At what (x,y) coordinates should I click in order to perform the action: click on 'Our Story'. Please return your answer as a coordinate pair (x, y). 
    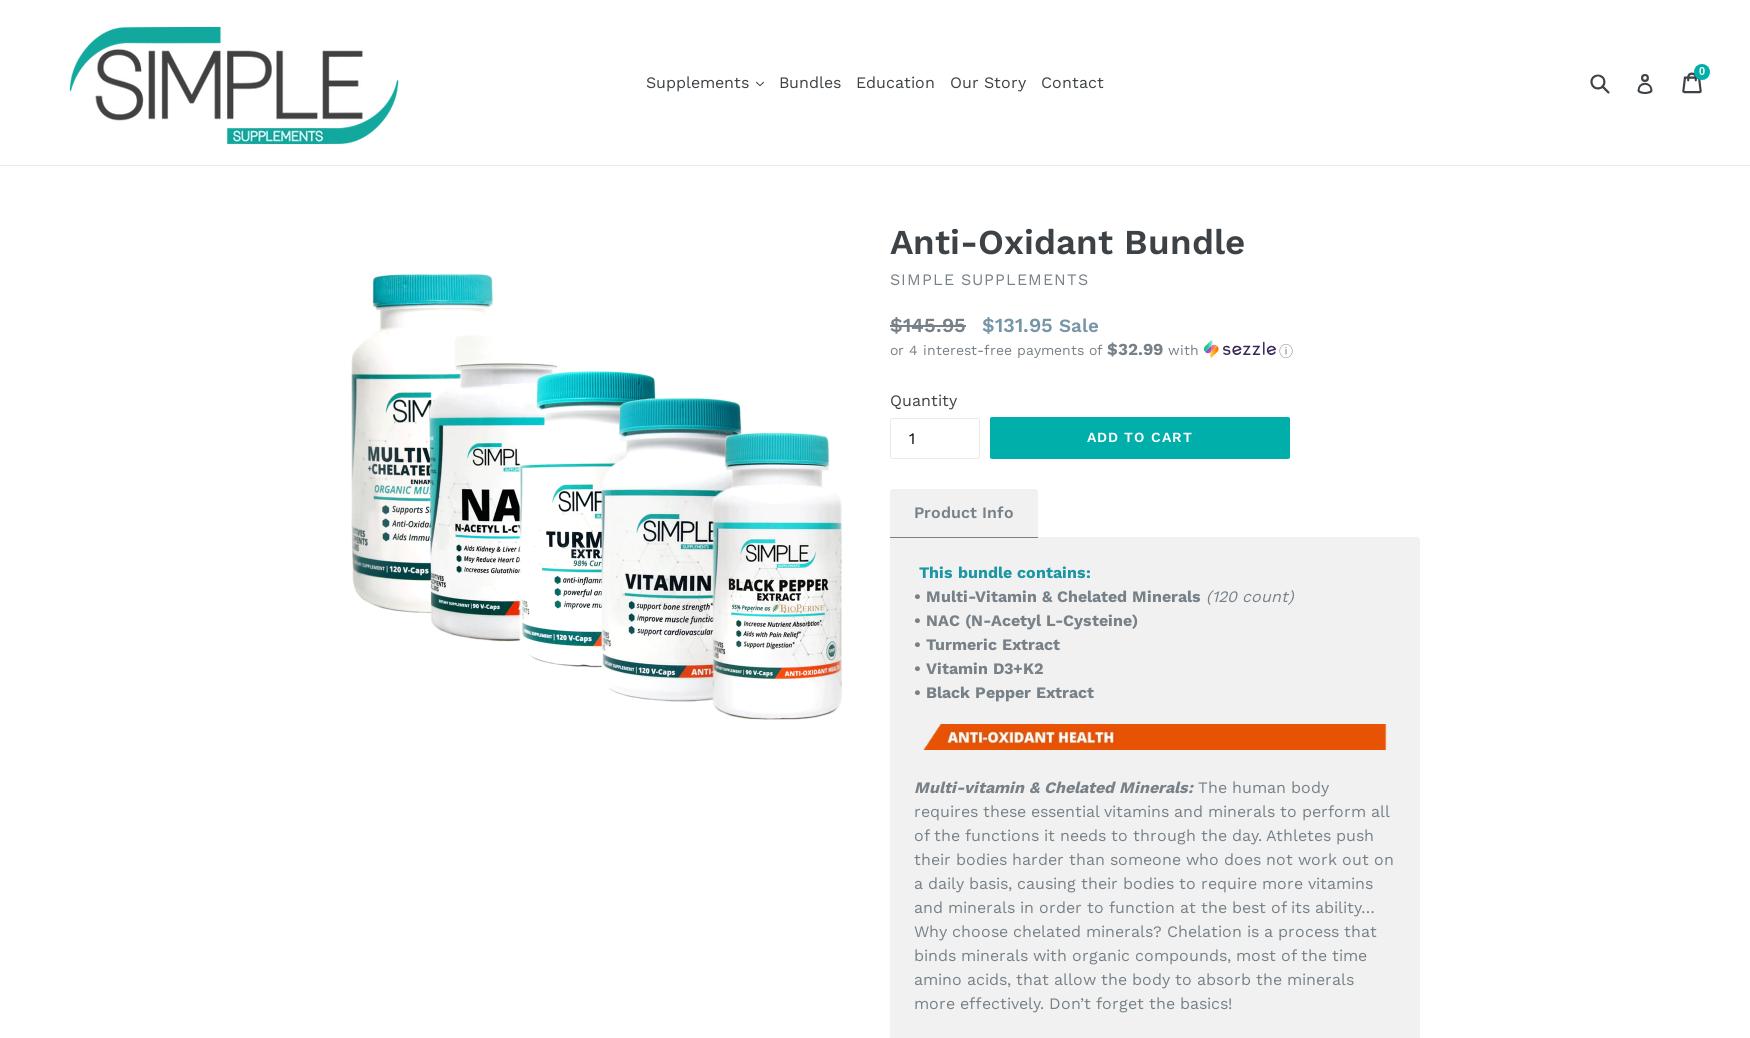
    Looking at the image, I should click on (988, 80).